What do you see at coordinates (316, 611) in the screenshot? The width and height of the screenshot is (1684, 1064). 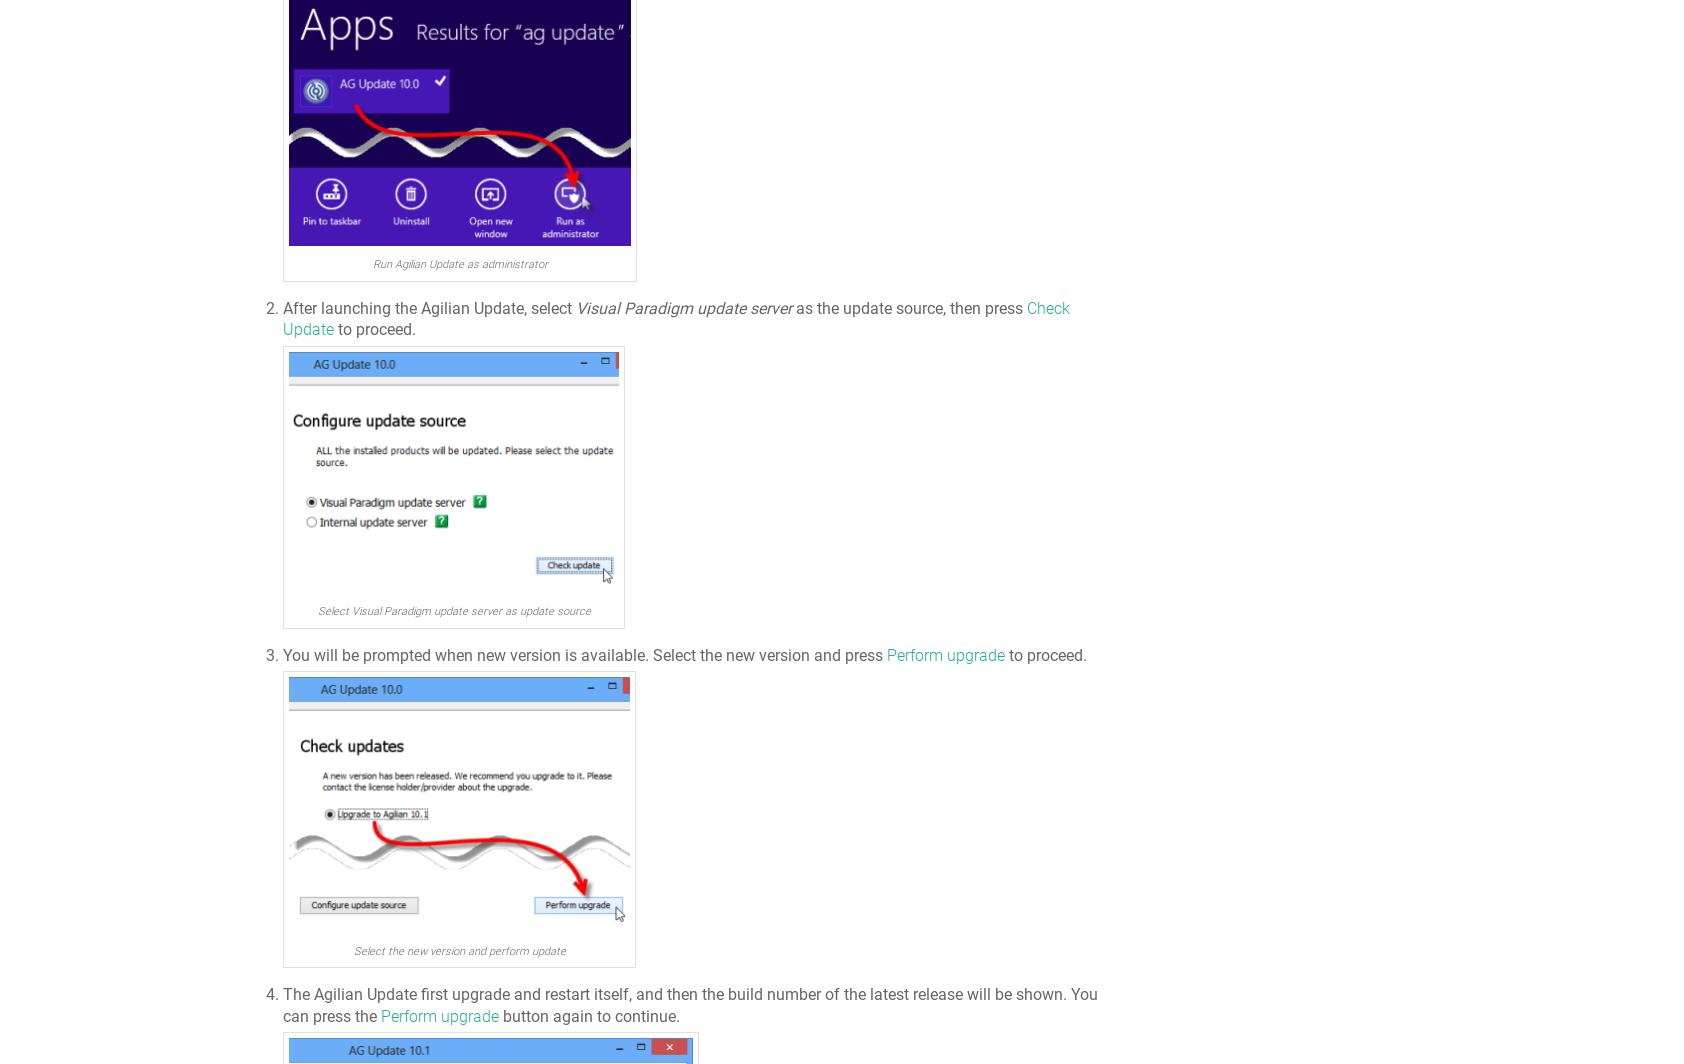 I see `'Select Visual Paradigm update server as update source'` at bounding box center [316, 611].